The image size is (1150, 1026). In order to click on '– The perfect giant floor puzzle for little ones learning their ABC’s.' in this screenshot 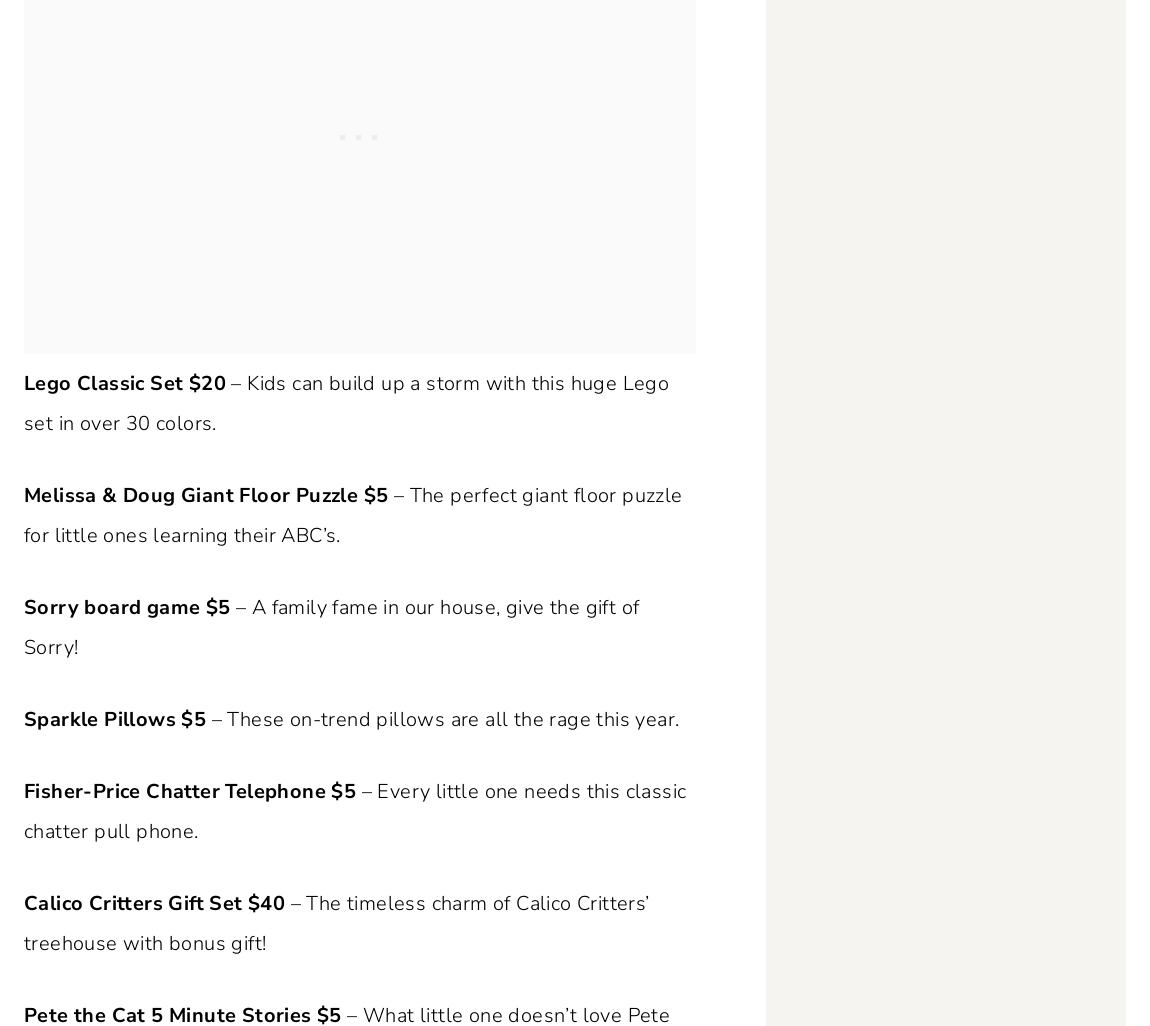, I will do `click(353, 515)`.